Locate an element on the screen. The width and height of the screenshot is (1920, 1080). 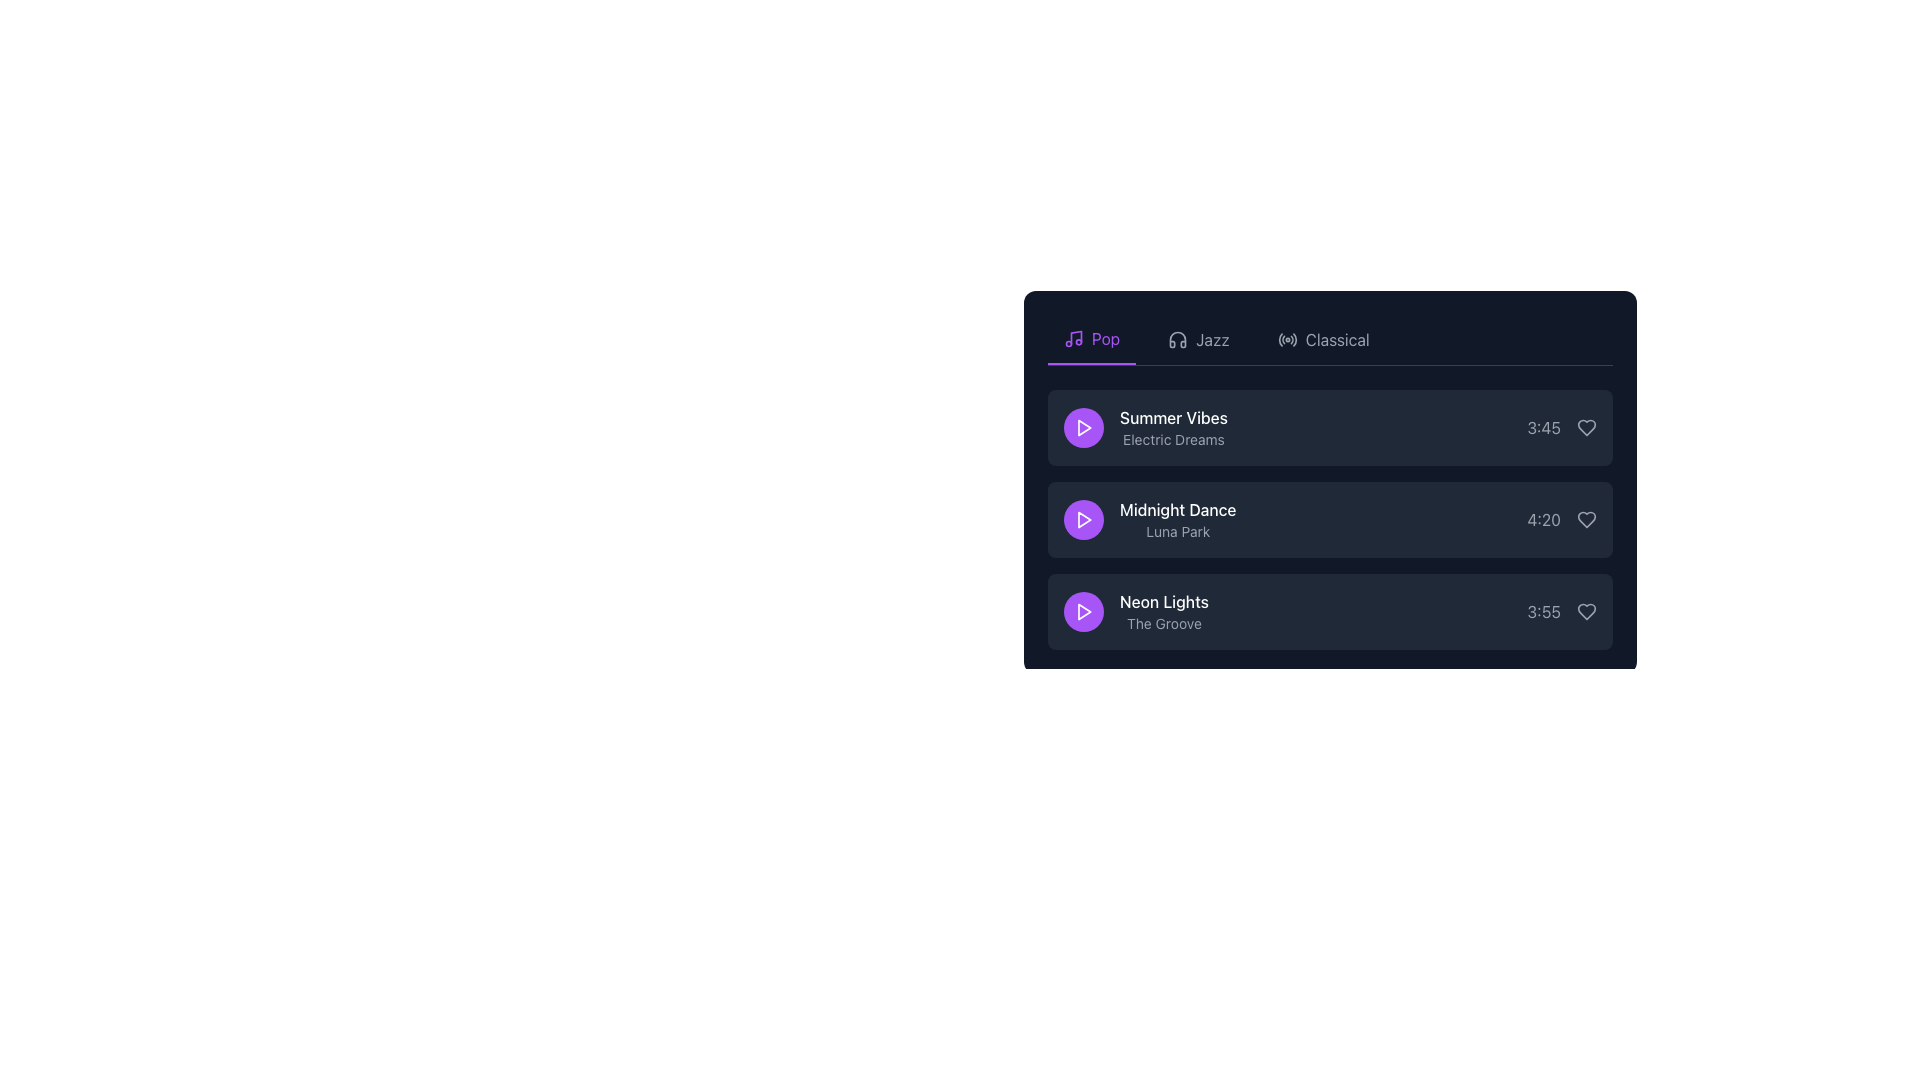
text from the upper text line of the list item that serves as the primary title, located above the subtitle 'Electric Dreams' is located at coordinates (1173, 416).